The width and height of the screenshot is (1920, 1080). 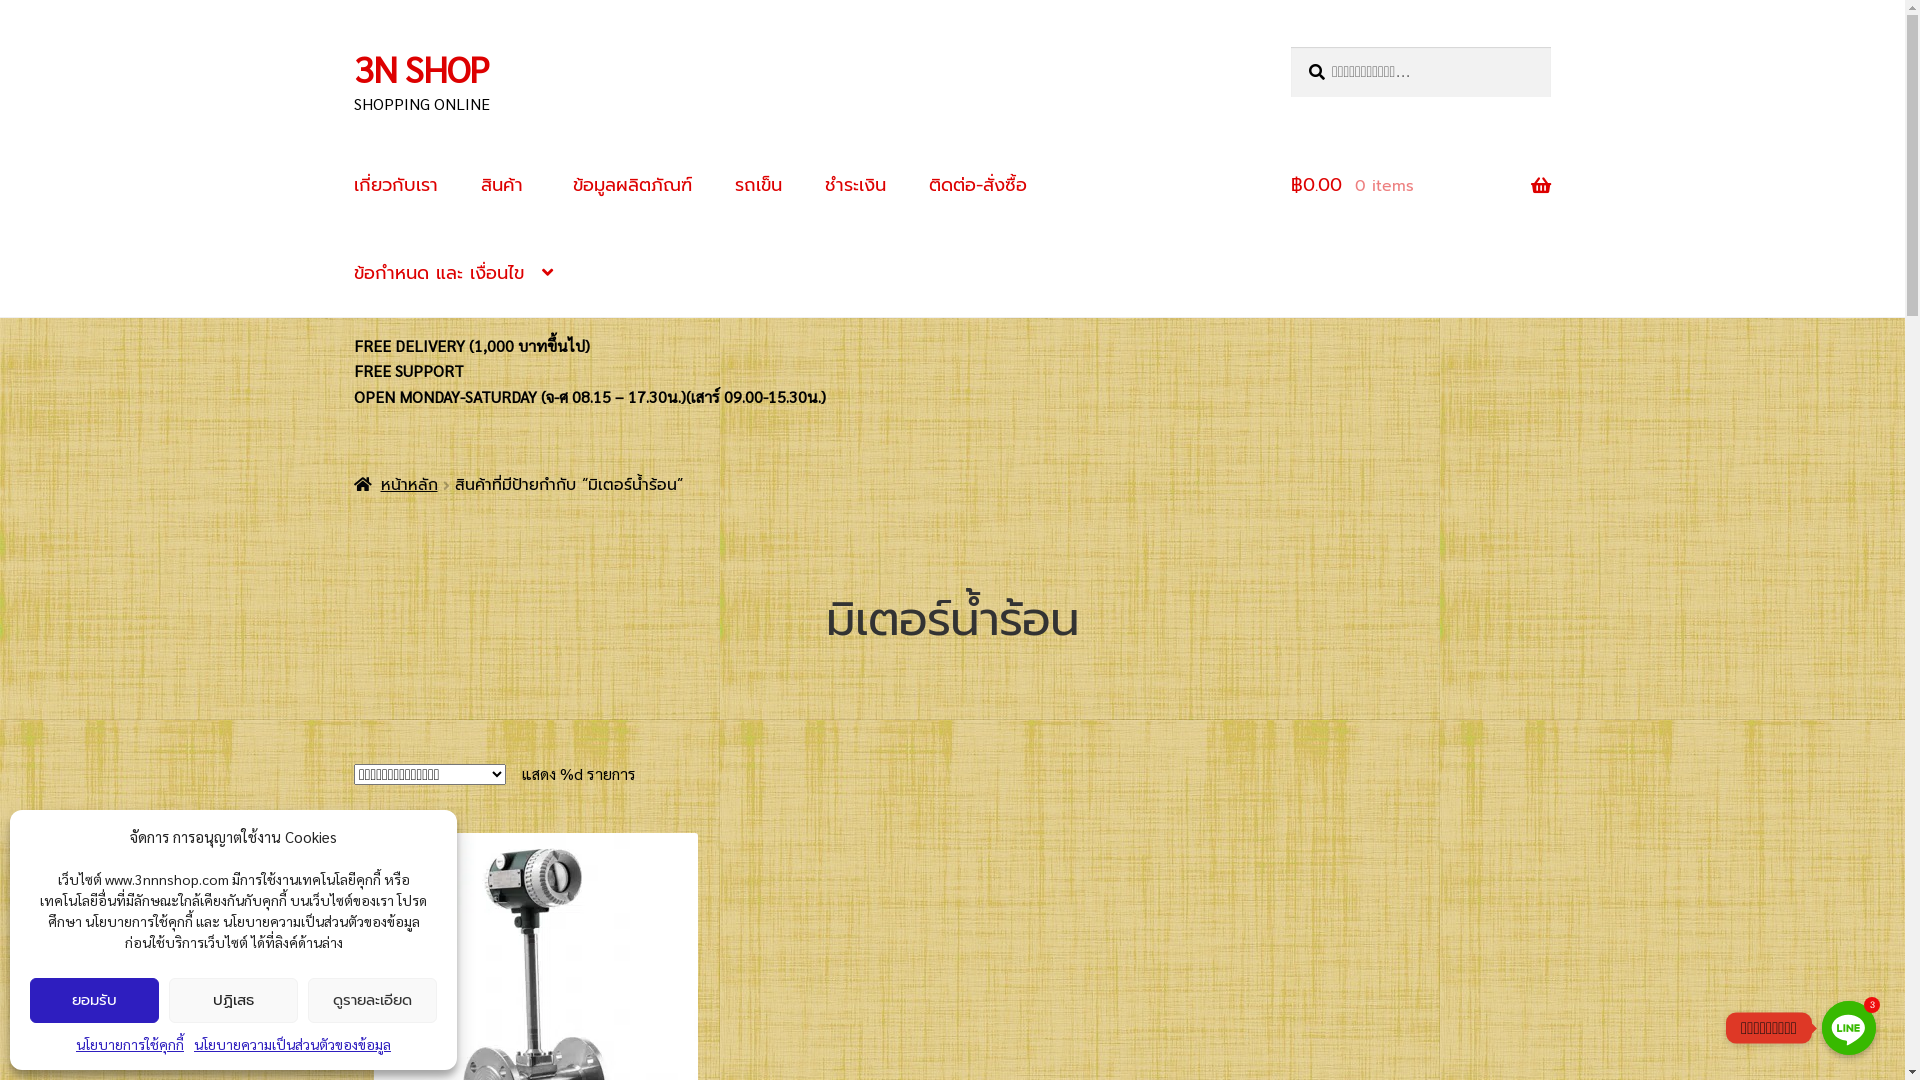 I want to click on 'Skip to navigation', so click(x=353, y=45).